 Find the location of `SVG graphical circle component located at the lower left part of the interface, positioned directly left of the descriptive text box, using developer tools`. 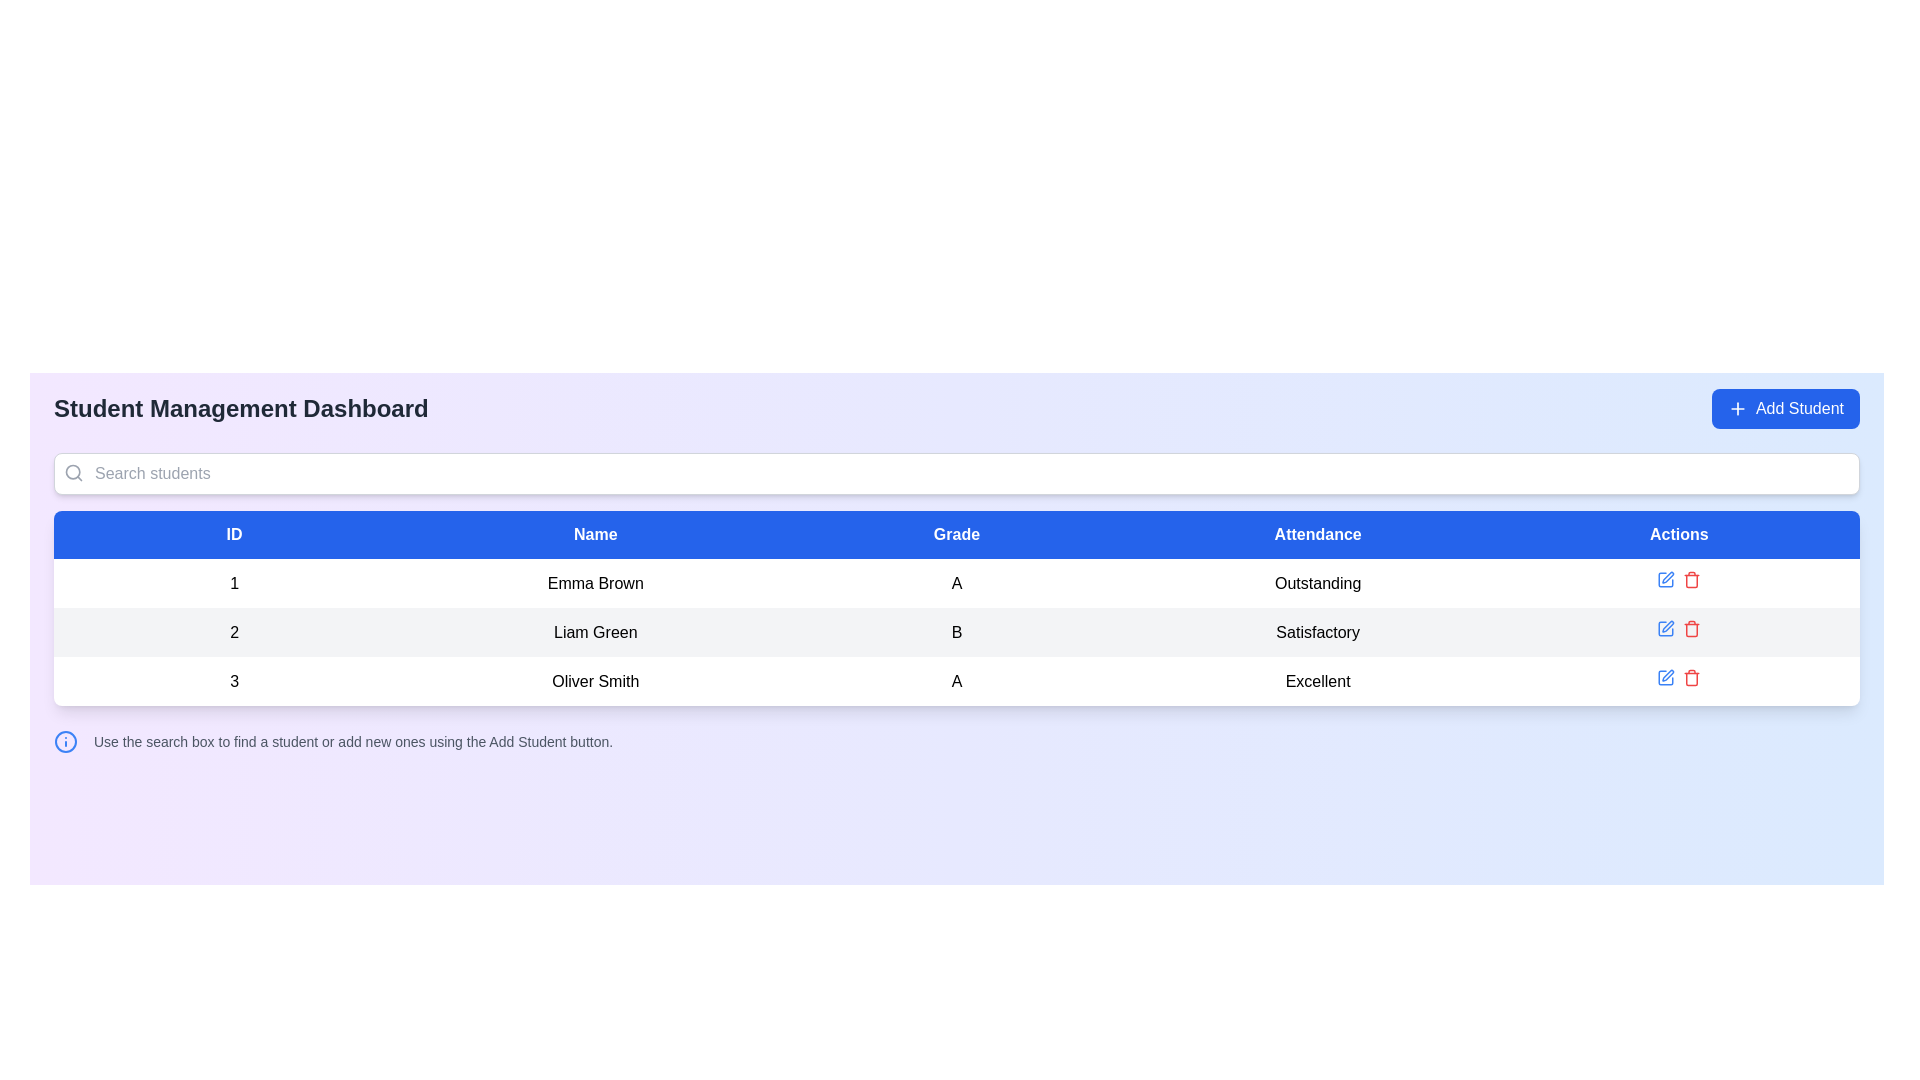

SVG graphical circle component located at the lower left part of the interface, positioned directly left of the descriptive text box, using developer tools is located at coordinates (66, 741).